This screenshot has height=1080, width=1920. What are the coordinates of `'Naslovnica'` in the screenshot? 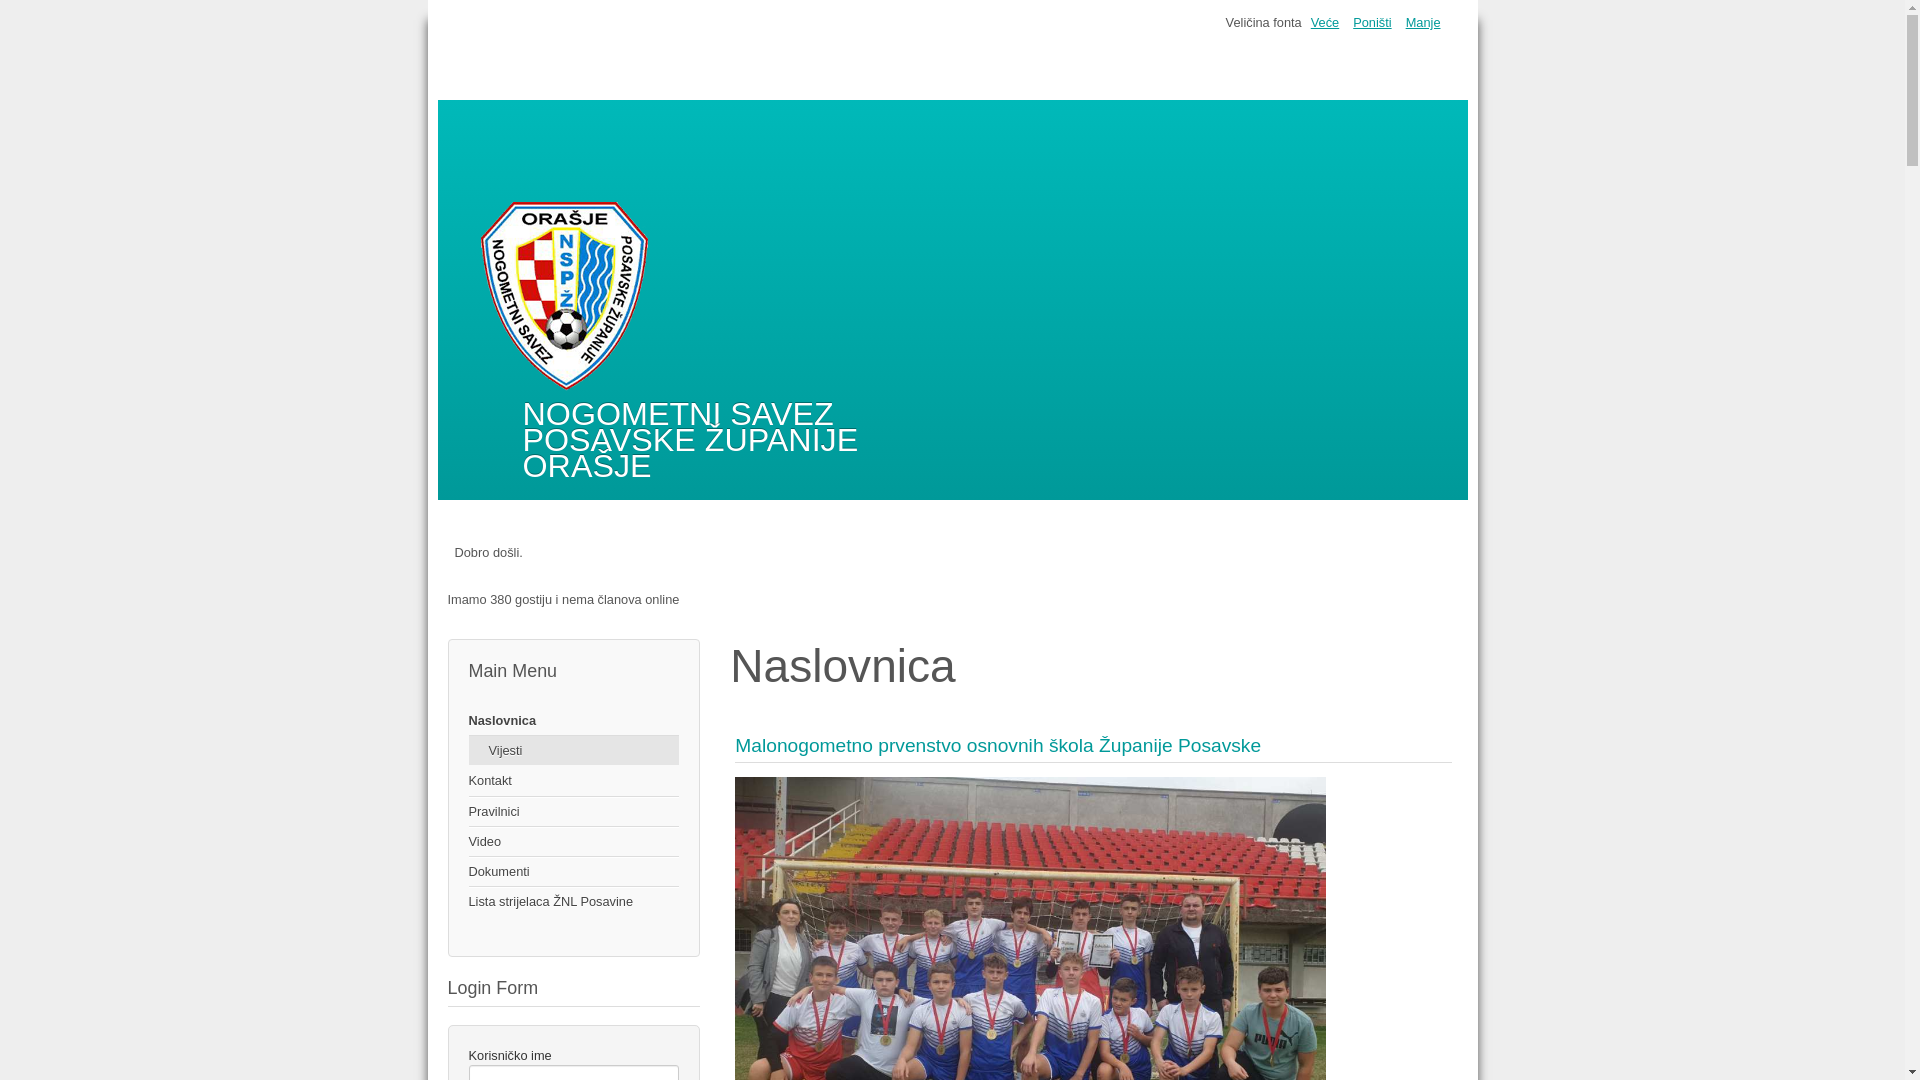 It's located at (572, 721).